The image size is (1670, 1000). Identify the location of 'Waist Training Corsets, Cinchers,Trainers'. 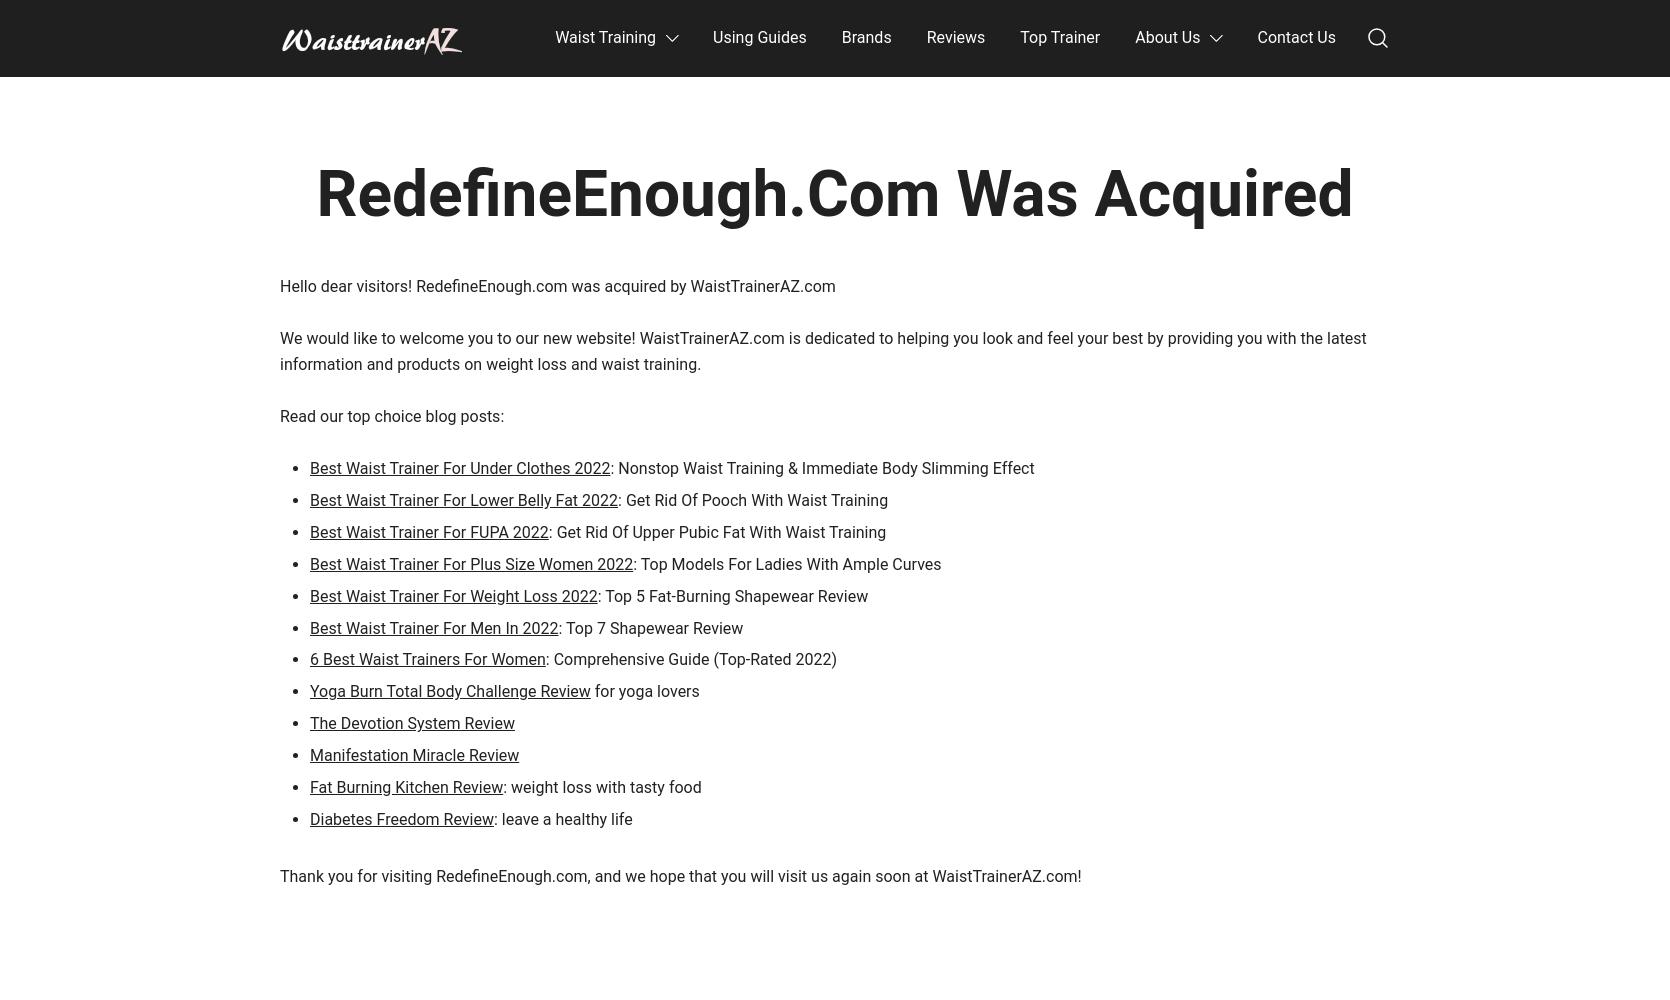
(279, 70).